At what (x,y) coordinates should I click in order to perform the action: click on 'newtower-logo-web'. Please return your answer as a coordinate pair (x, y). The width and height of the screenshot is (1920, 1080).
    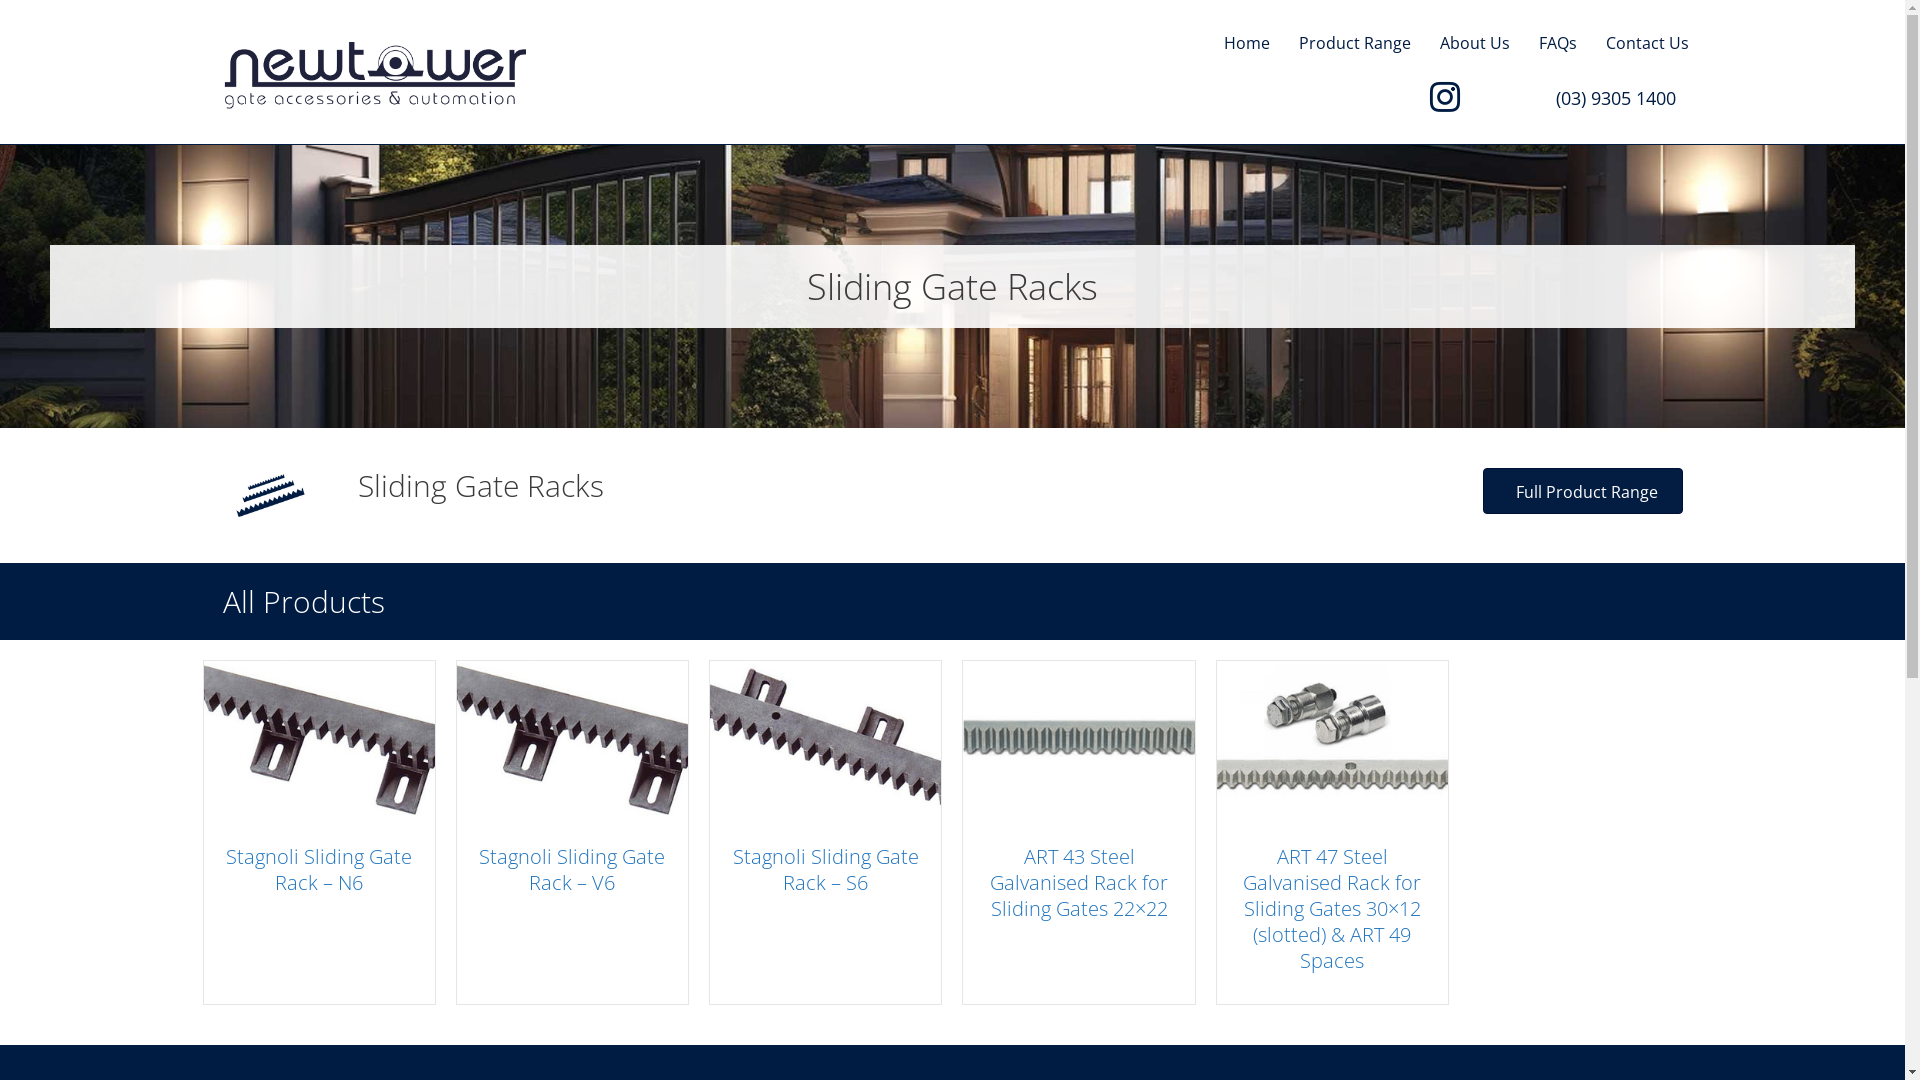
    Looking at the image, I should click on (374, 73).